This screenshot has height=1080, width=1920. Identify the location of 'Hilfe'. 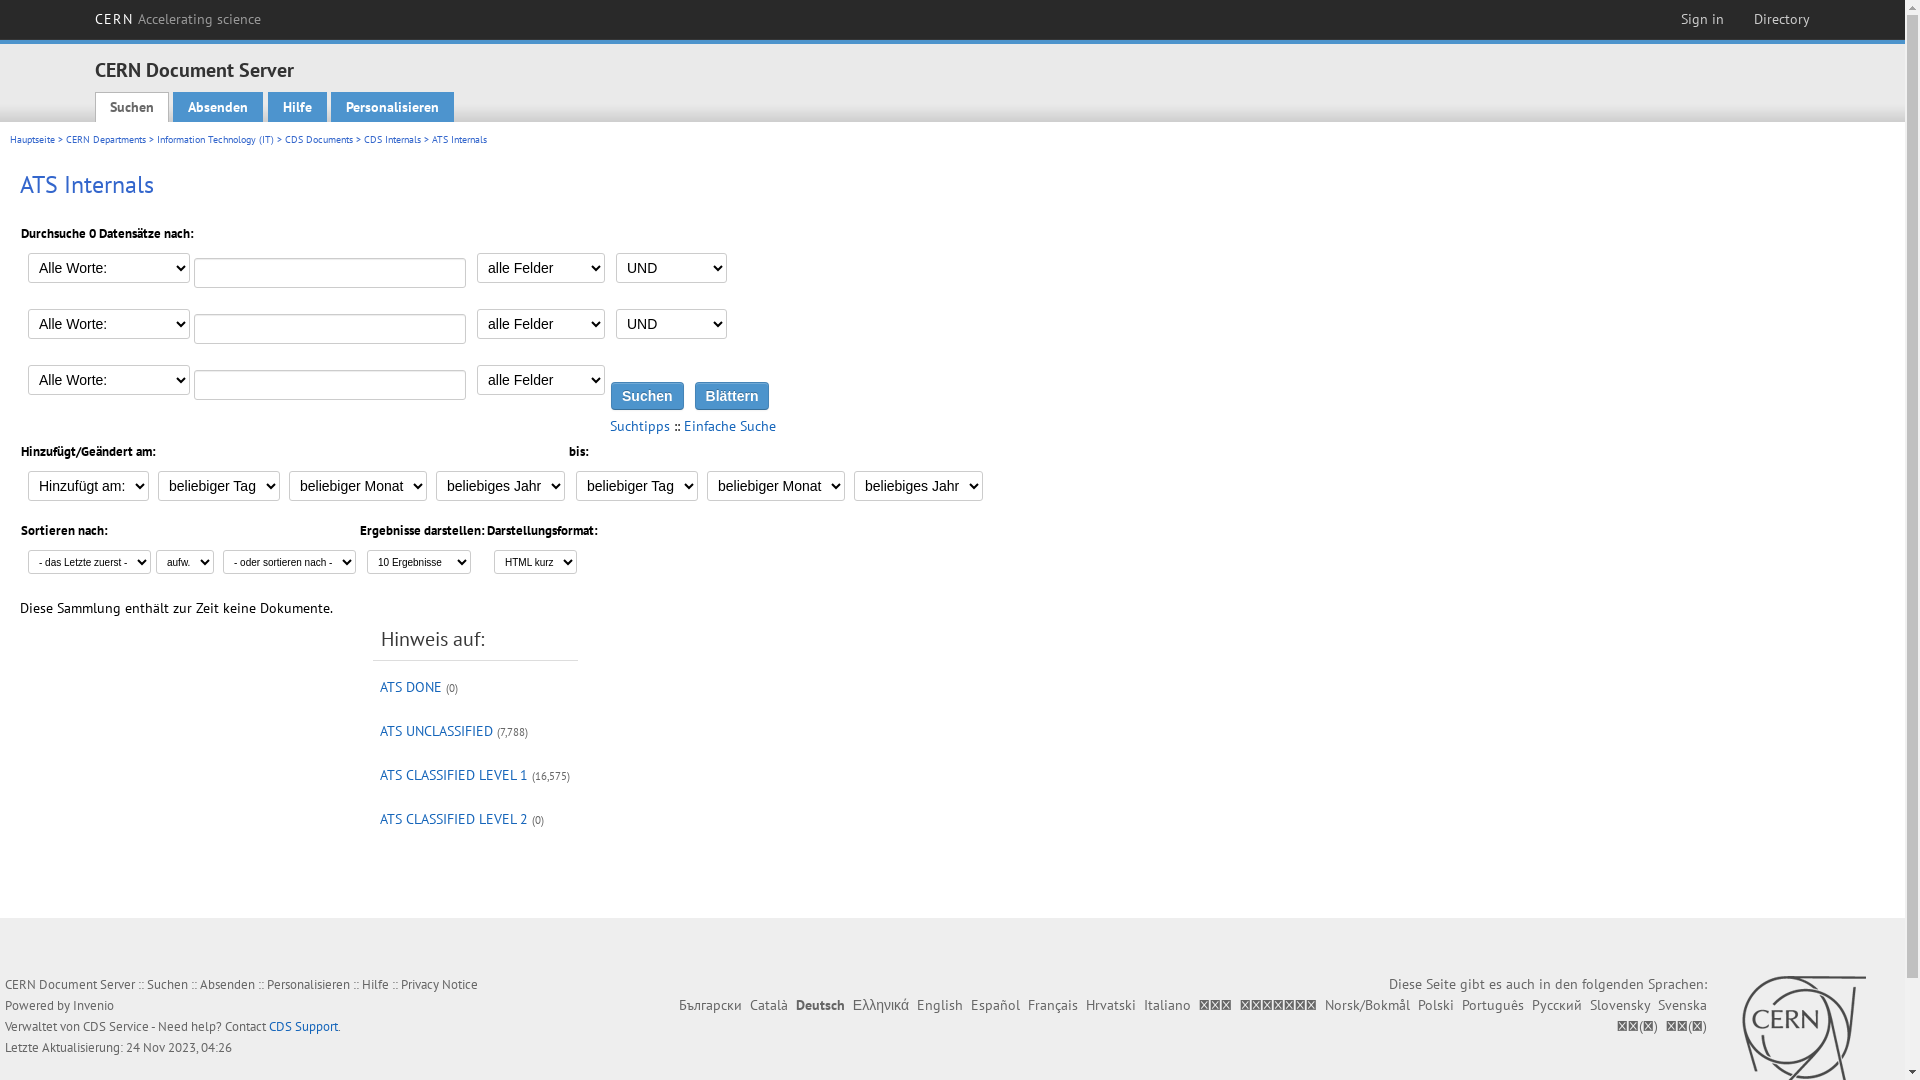
(375, 983).